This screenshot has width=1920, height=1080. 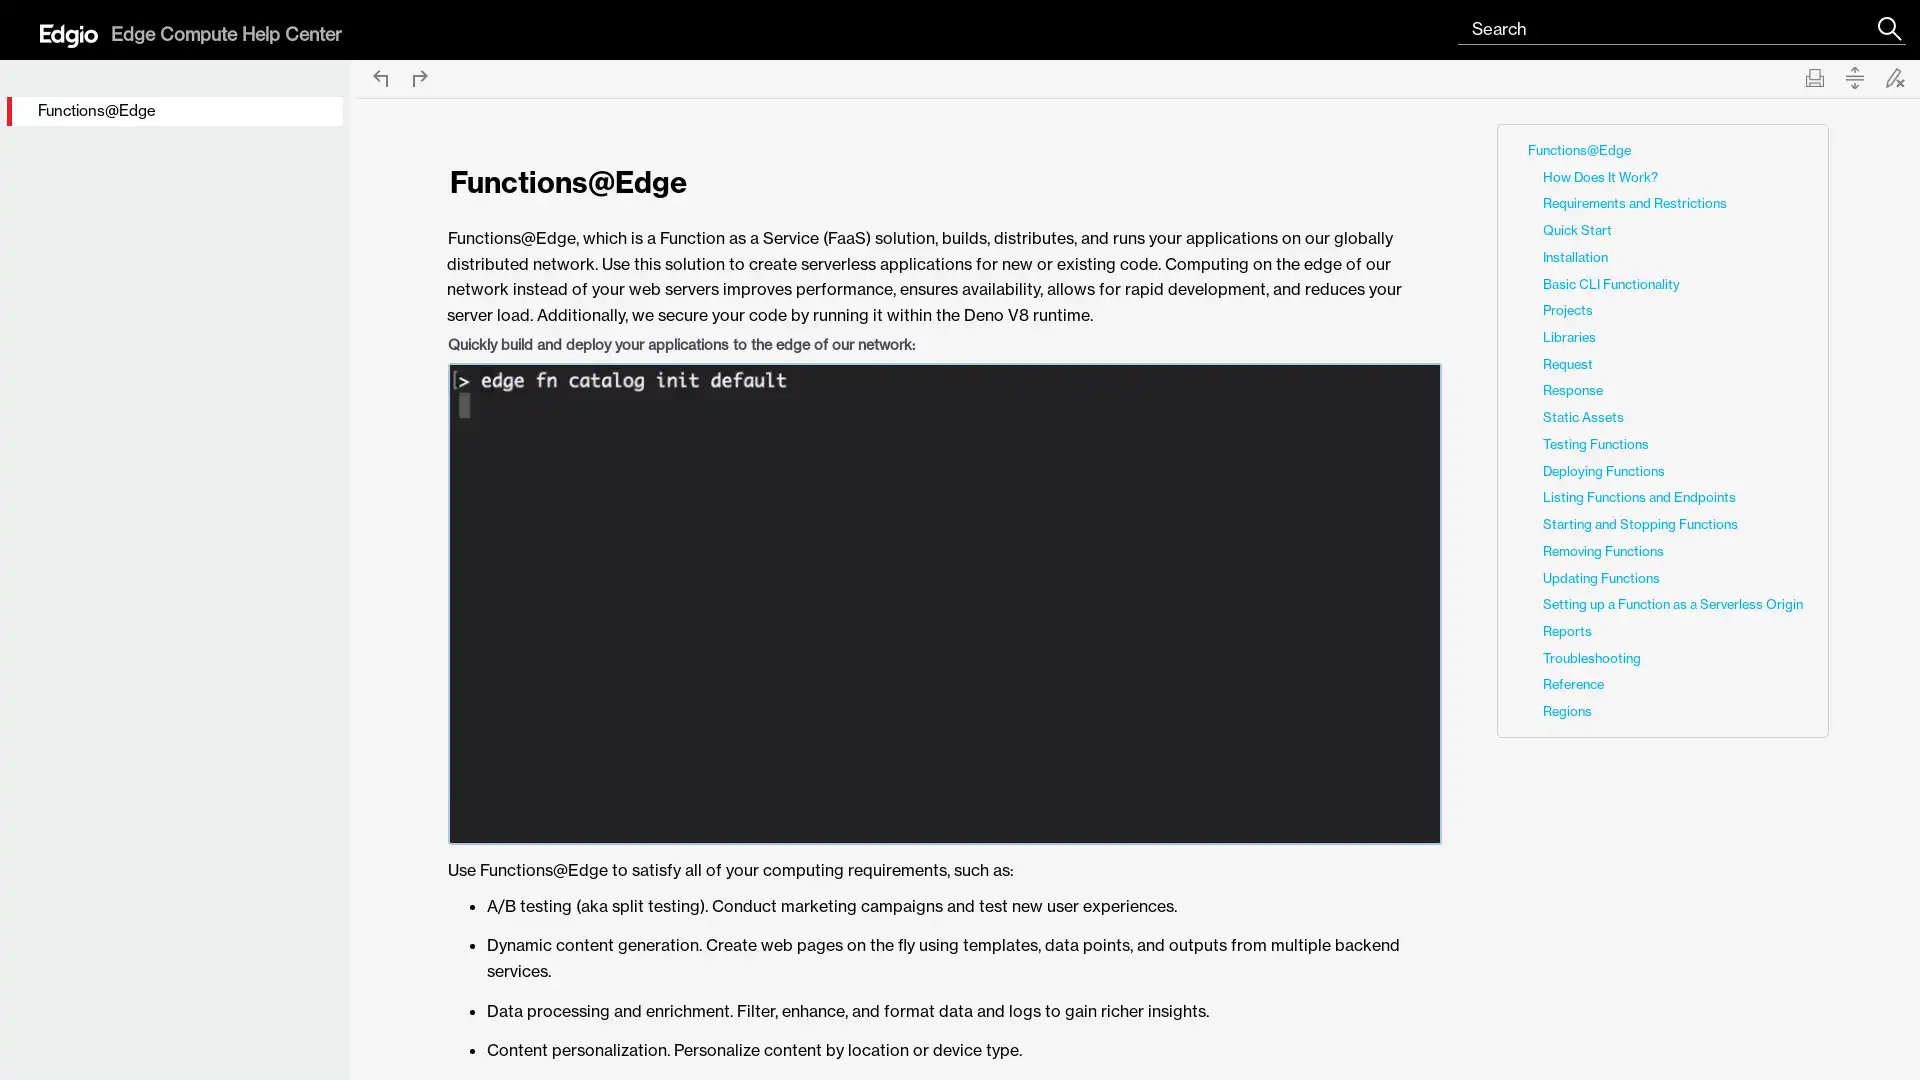 I want to click on previous topic, so click(x=379, y=76).